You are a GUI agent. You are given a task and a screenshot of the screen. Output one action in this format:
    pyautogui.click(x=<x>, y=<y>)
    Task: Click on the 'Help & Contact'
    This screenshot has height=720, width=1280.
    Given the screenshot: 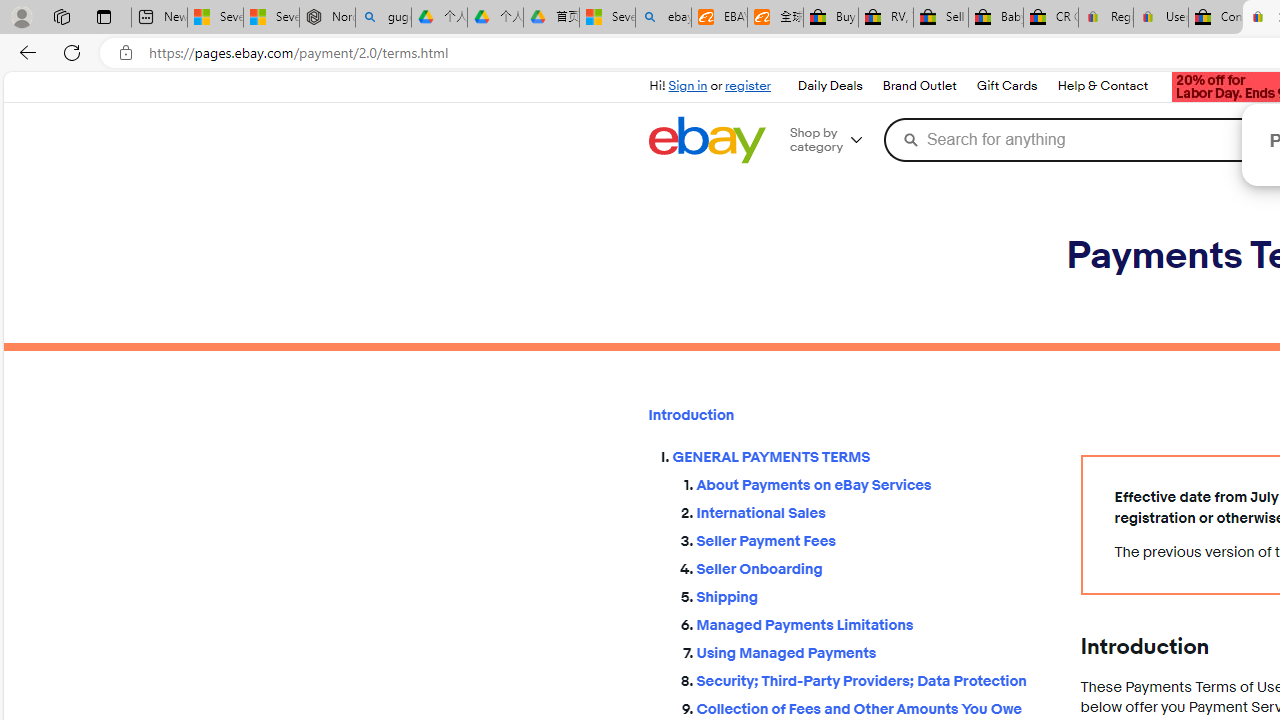 What is the action you would take?
    pyautogui.click(x=1101, y=85)
    